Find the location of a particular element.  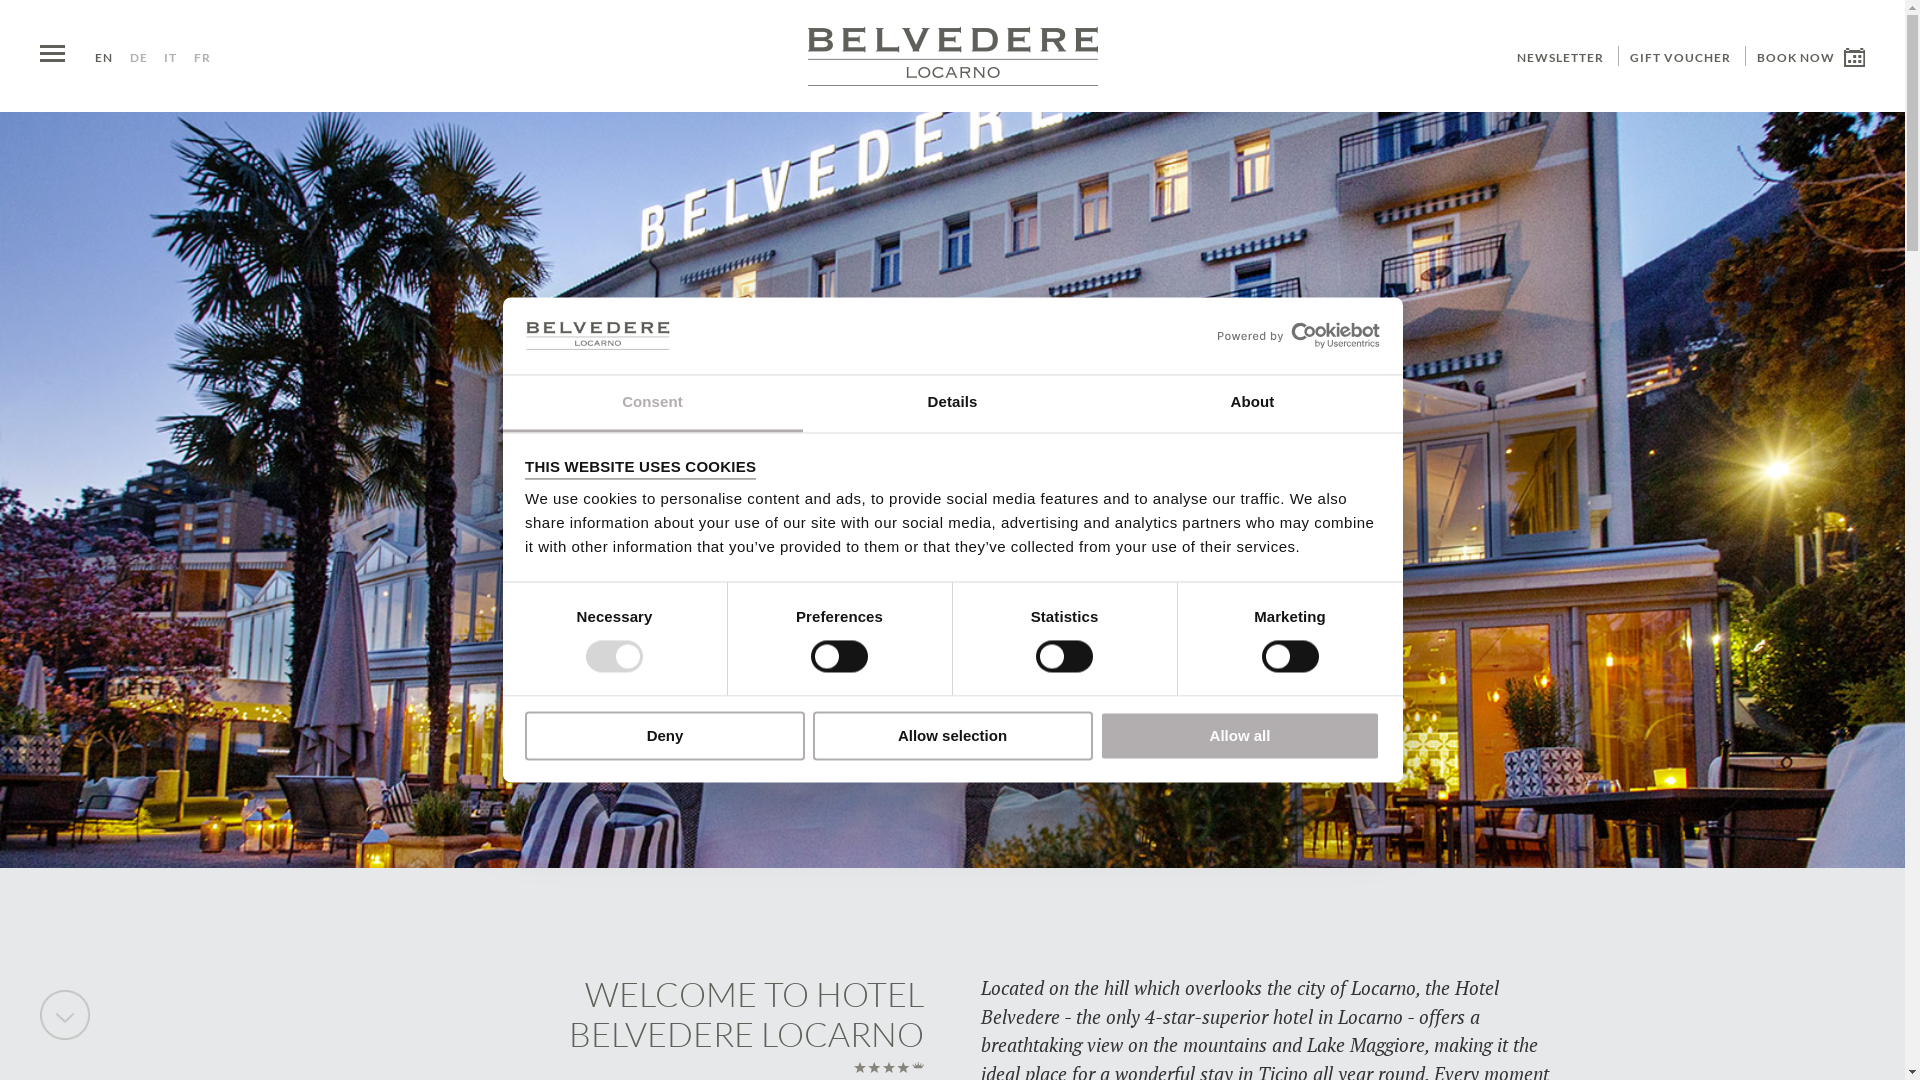

'FR' is located at coordinates (202, 56).